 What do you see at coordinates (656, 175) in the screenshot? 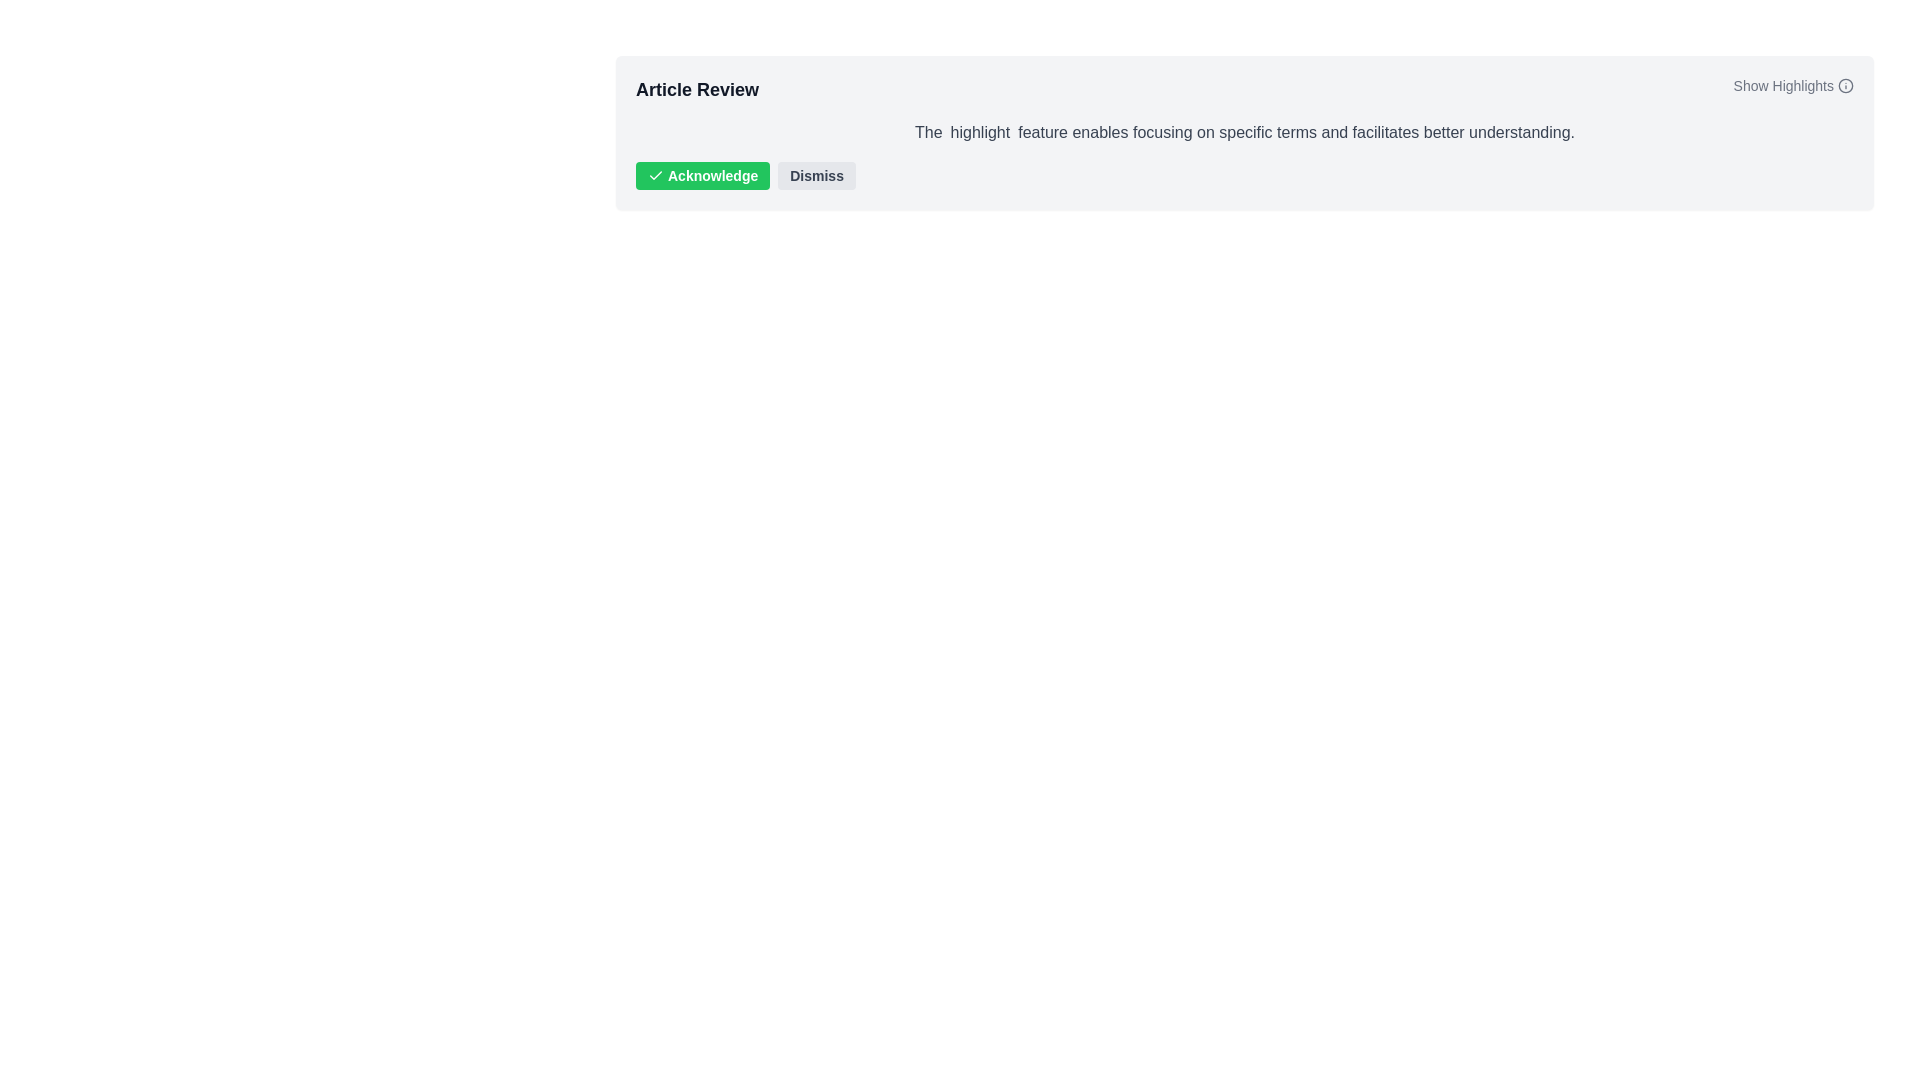
I see `the SVG Icon located inside the 'Acknowledge' button, adjacent to the text label 'Acknowledge'` at bounding box center [656, 175].